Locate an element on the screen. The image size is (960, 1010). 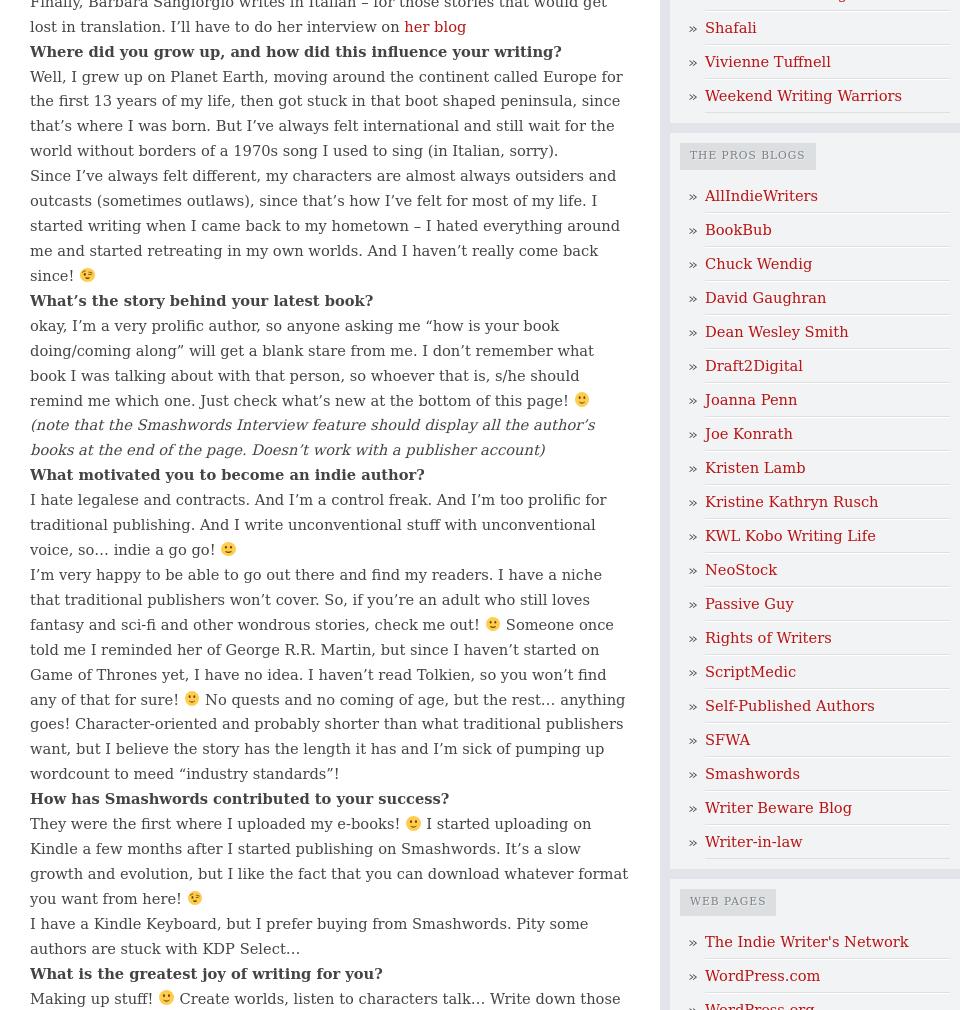
'Kristine Kathryn Rusch' is located at coordinates (791, 501).